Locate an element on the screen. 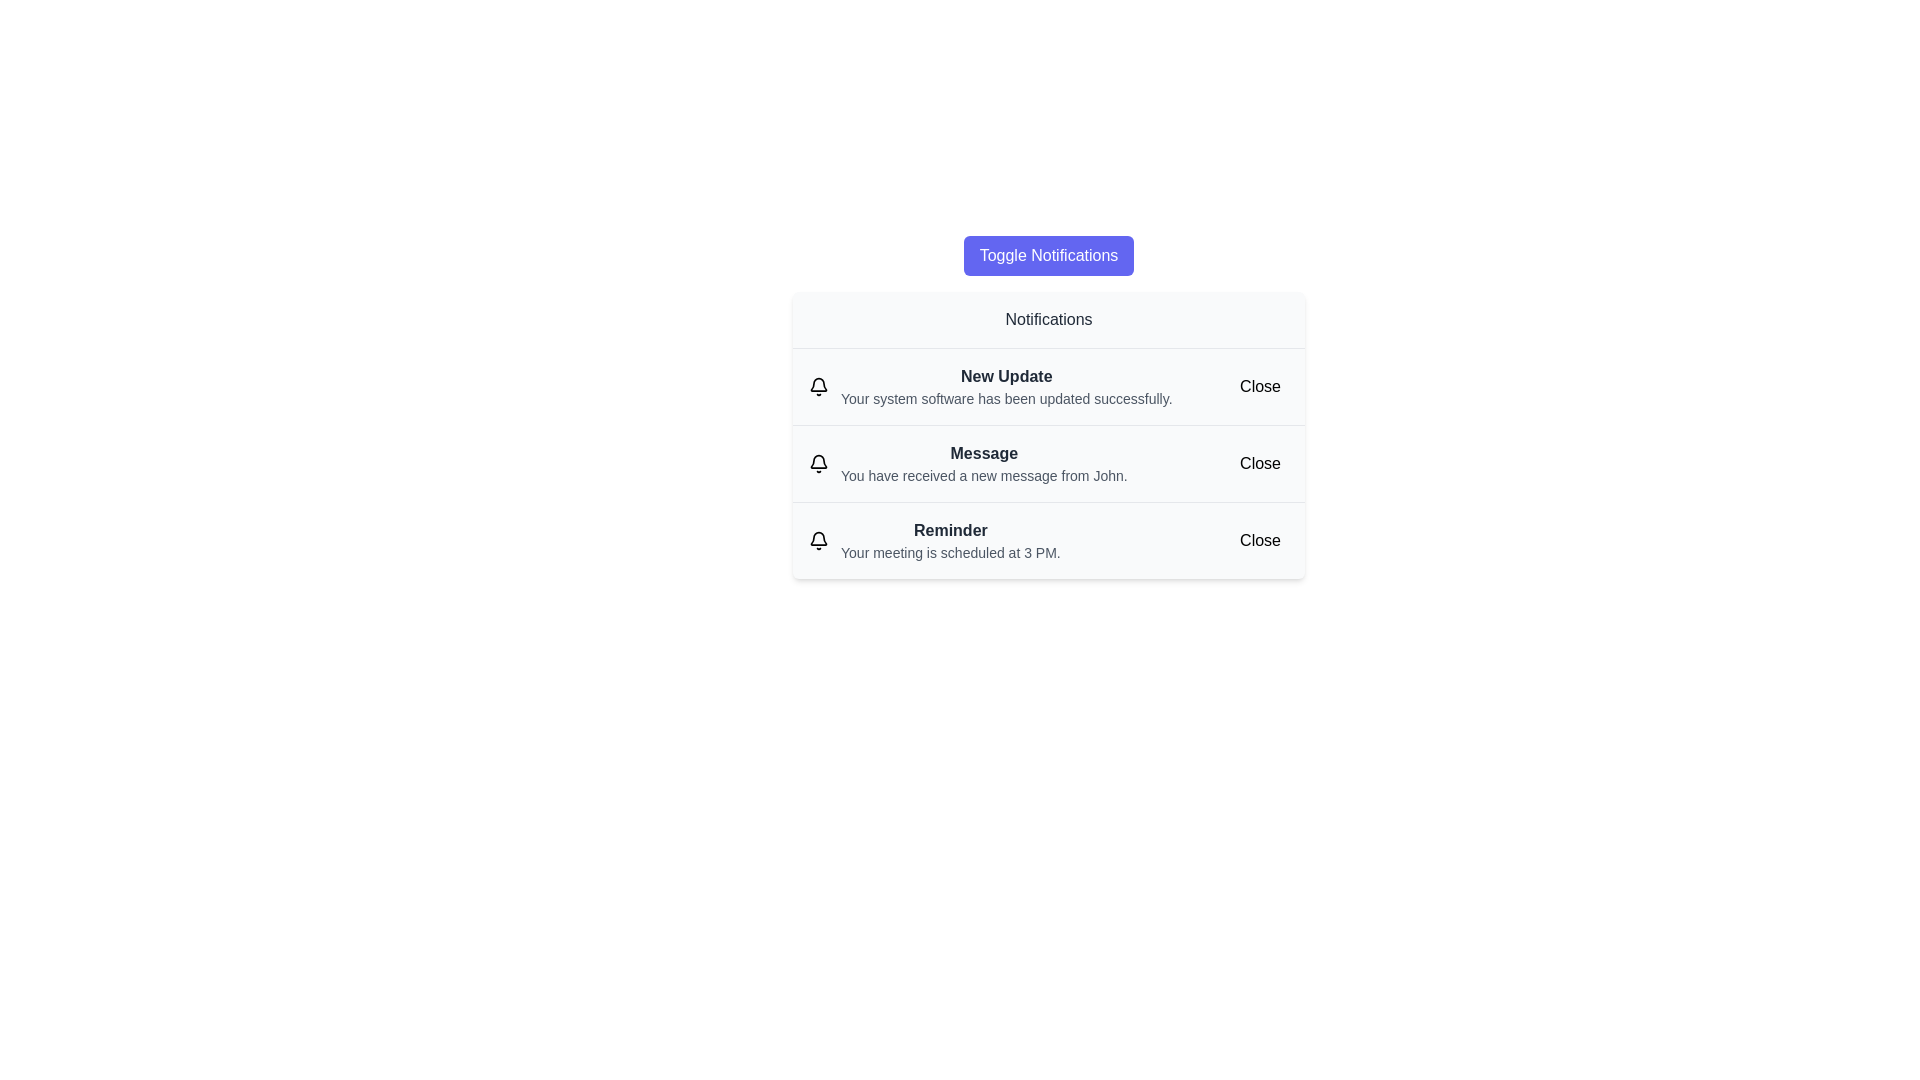 The height and width of the screenshot is (1080, 1920). text from the Notification text block located in the dropdown panel, which is the third item in a vertical stack of notifications is located at coordinates (949, 540).